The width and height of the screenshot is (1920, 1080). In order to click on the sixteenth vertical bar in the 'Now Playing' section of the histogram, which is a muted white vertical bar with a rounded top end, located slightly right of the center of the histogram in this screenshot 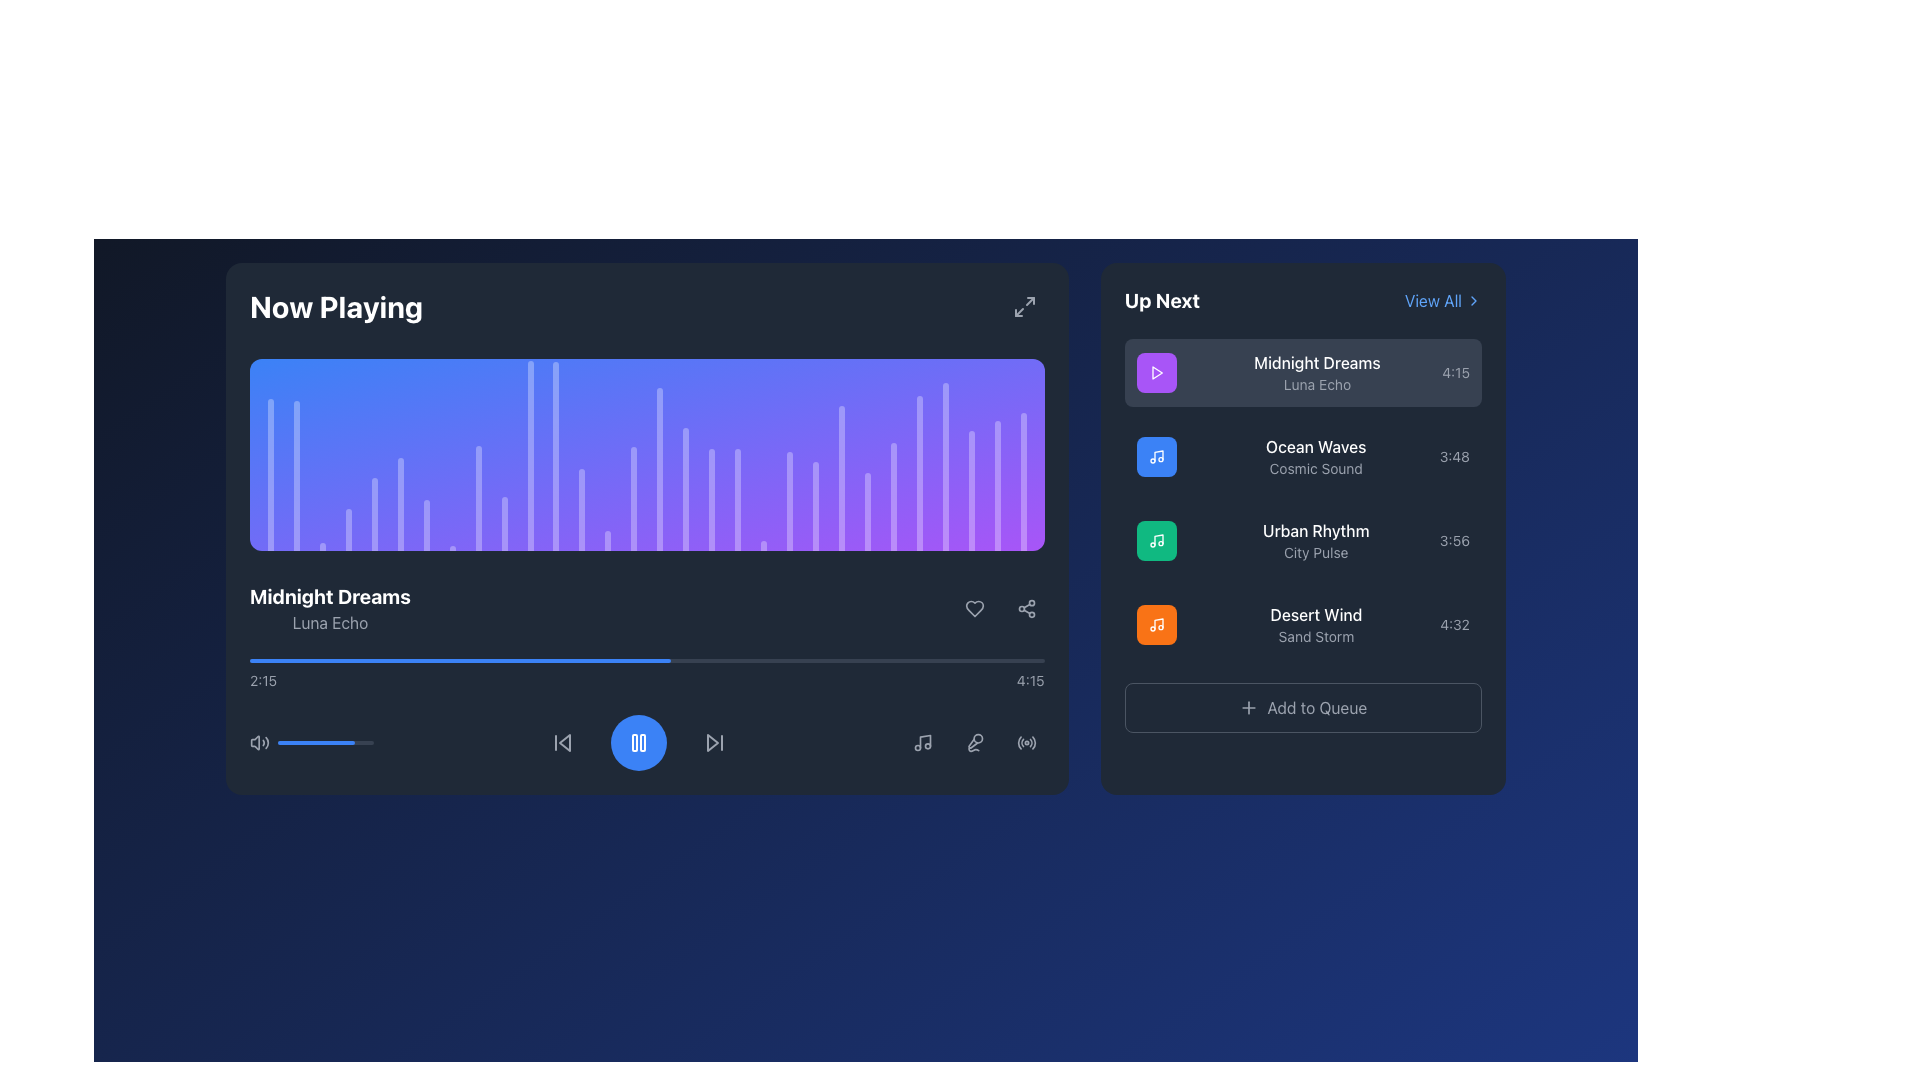, I will do `click(633, 497)`.